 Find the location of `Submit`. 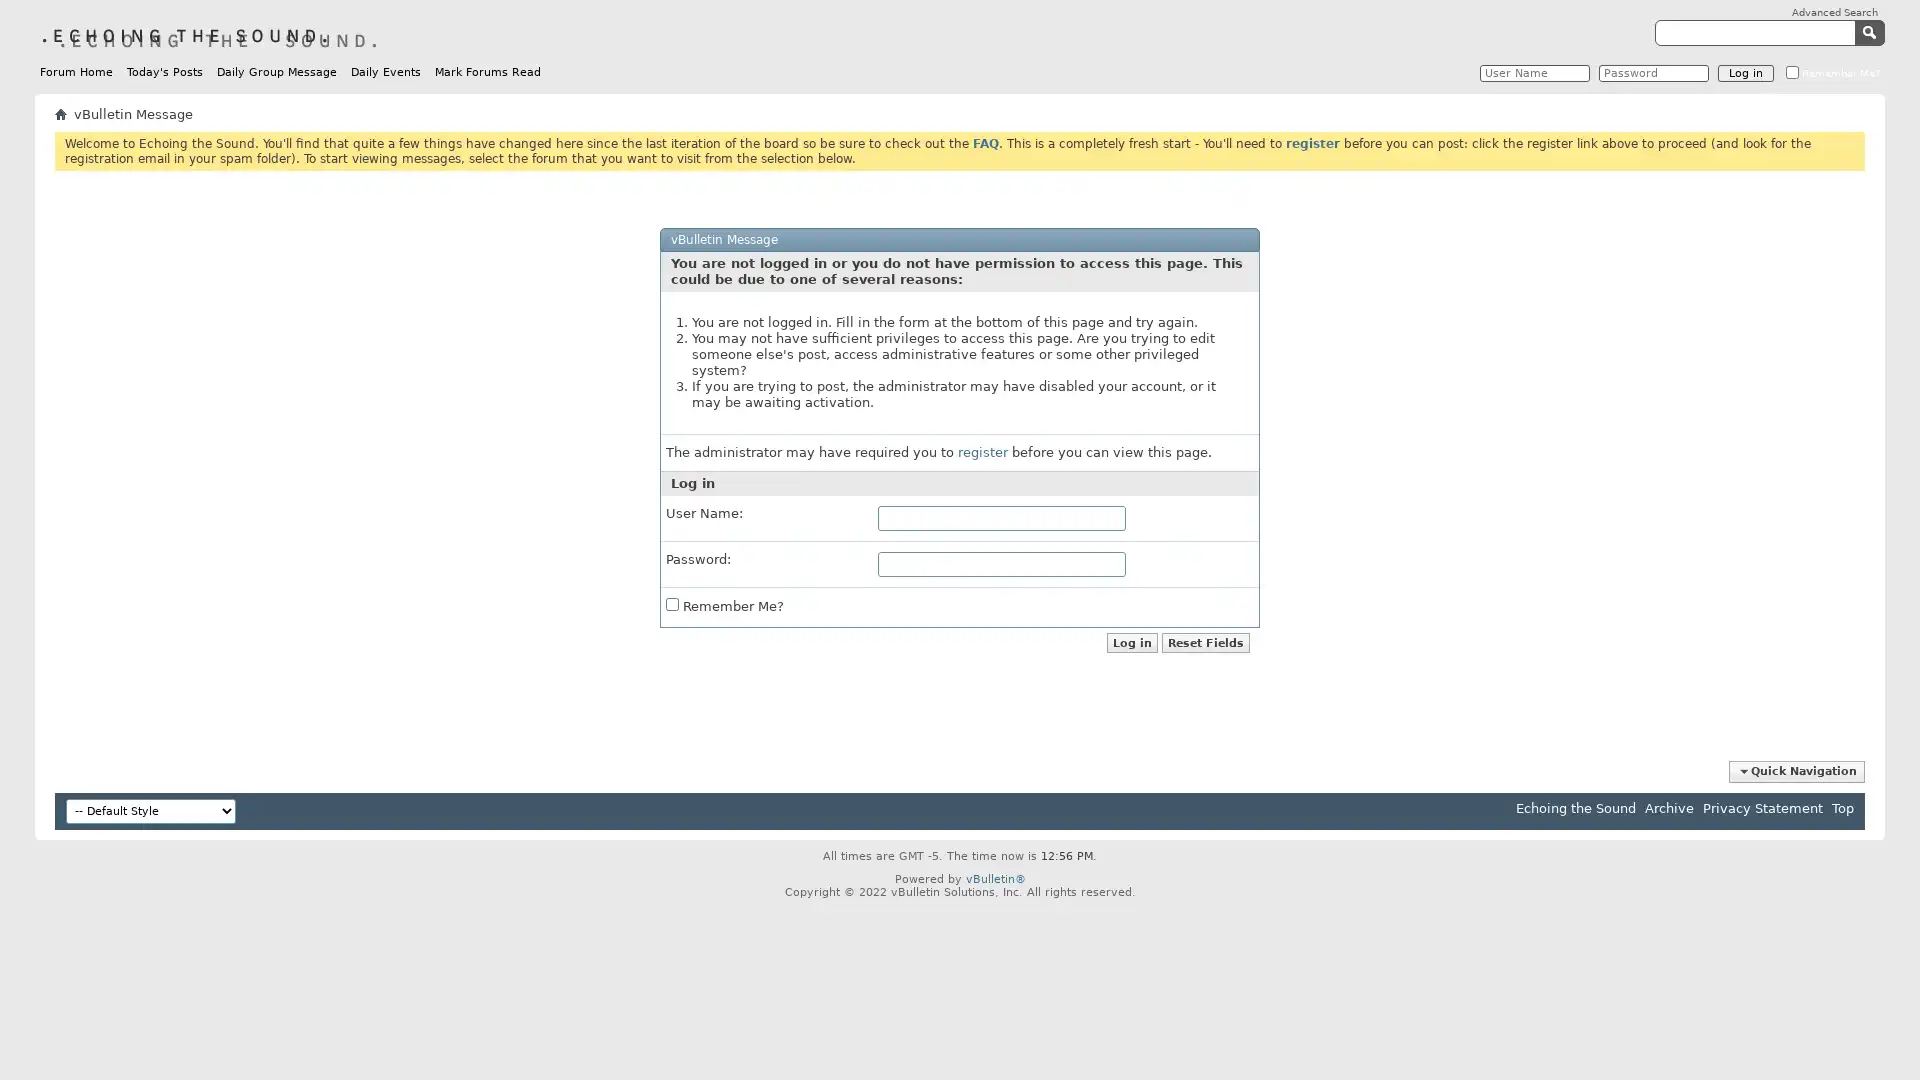

Submit is located at coordinates (1871, 31).